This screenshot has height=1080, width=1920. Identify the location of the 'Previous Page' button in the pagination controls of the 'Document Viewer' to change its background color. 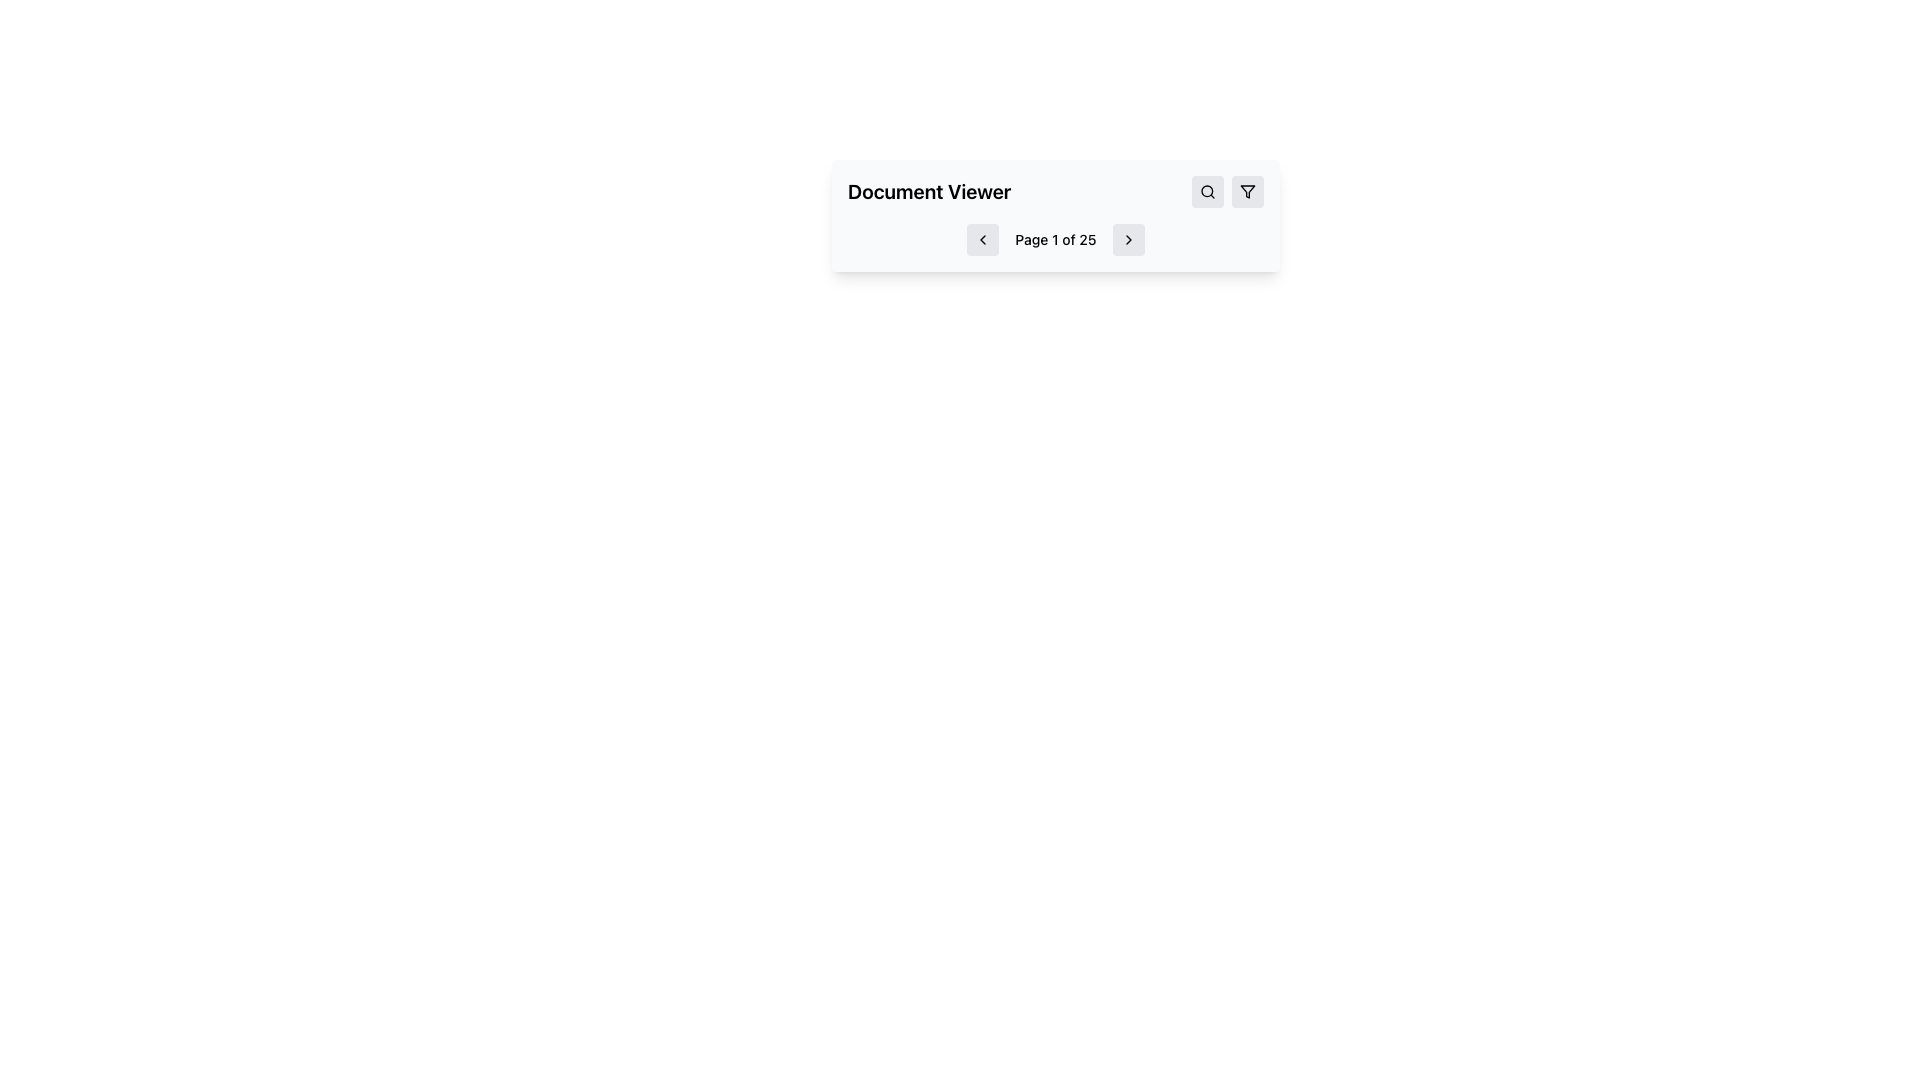
(983, 238).